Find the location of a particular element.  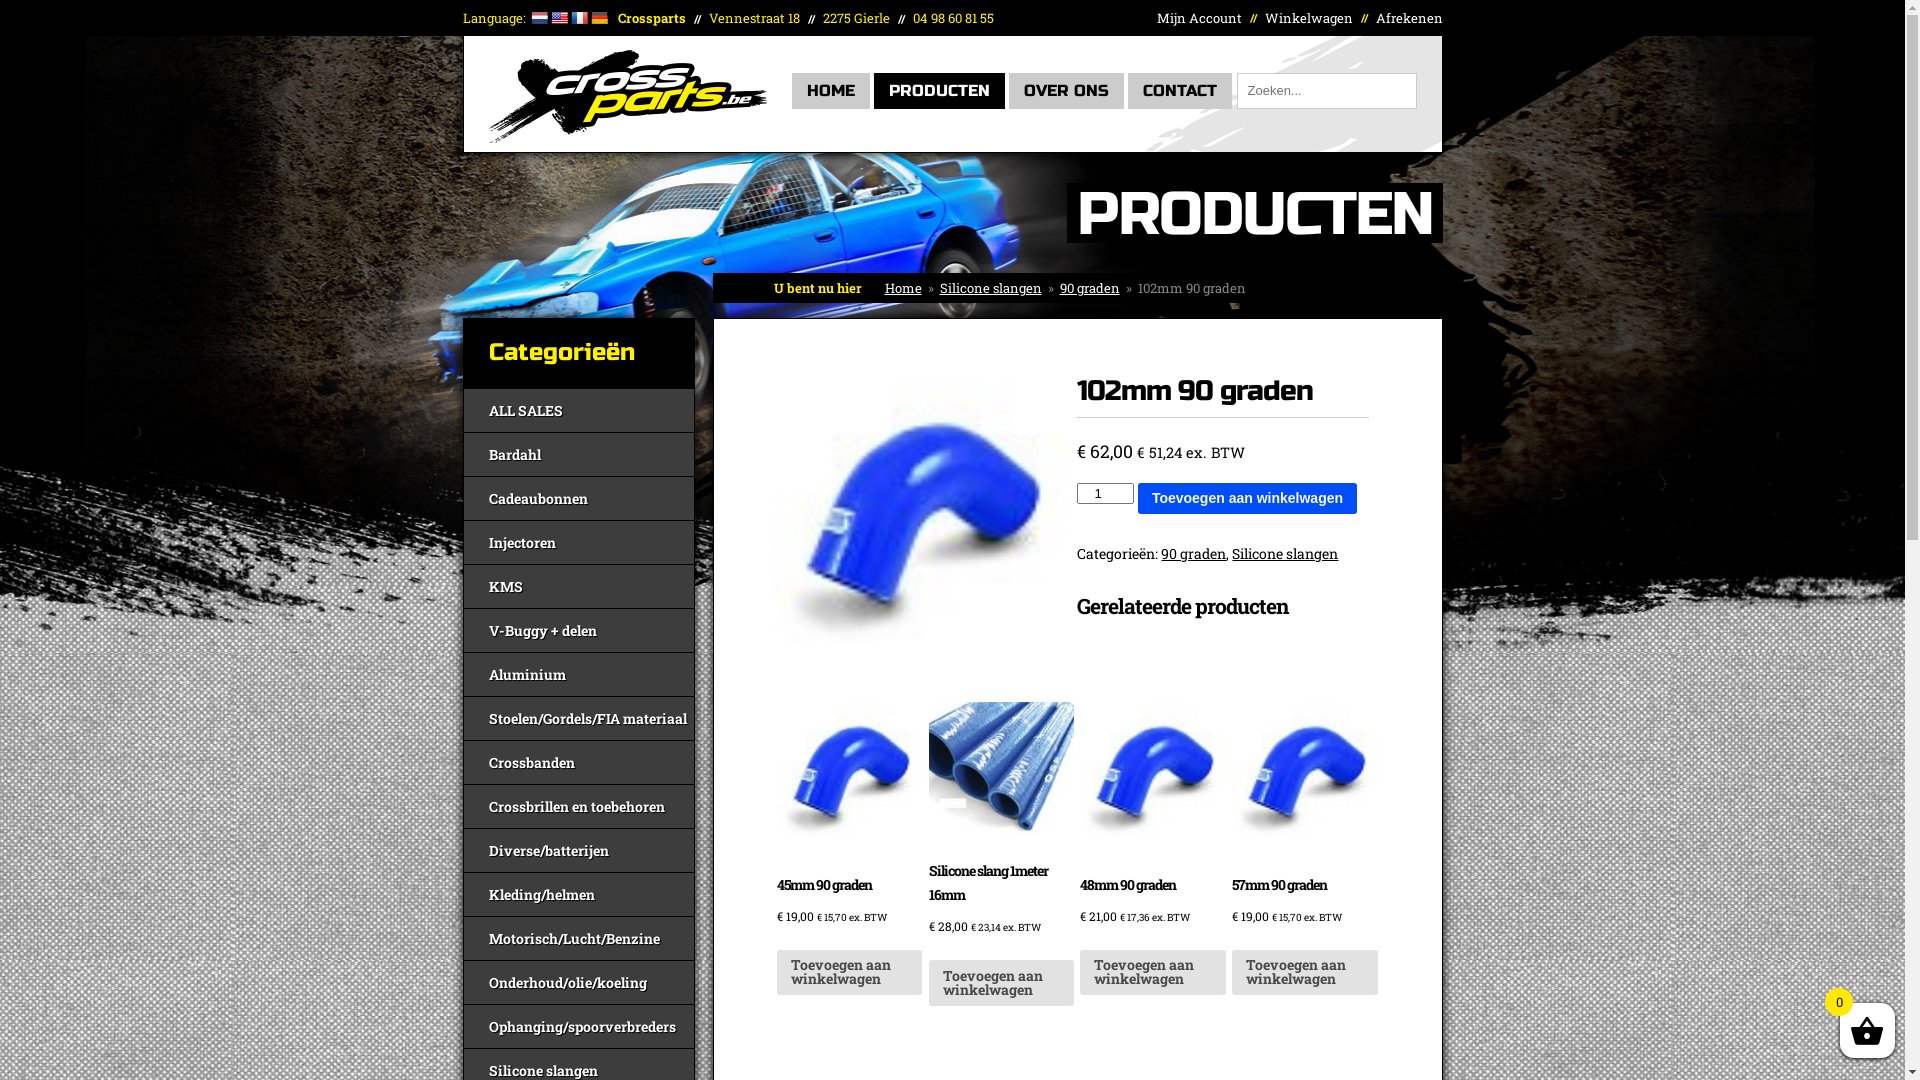

'V-Buggy + delen' is located at coordinates (578, 628).